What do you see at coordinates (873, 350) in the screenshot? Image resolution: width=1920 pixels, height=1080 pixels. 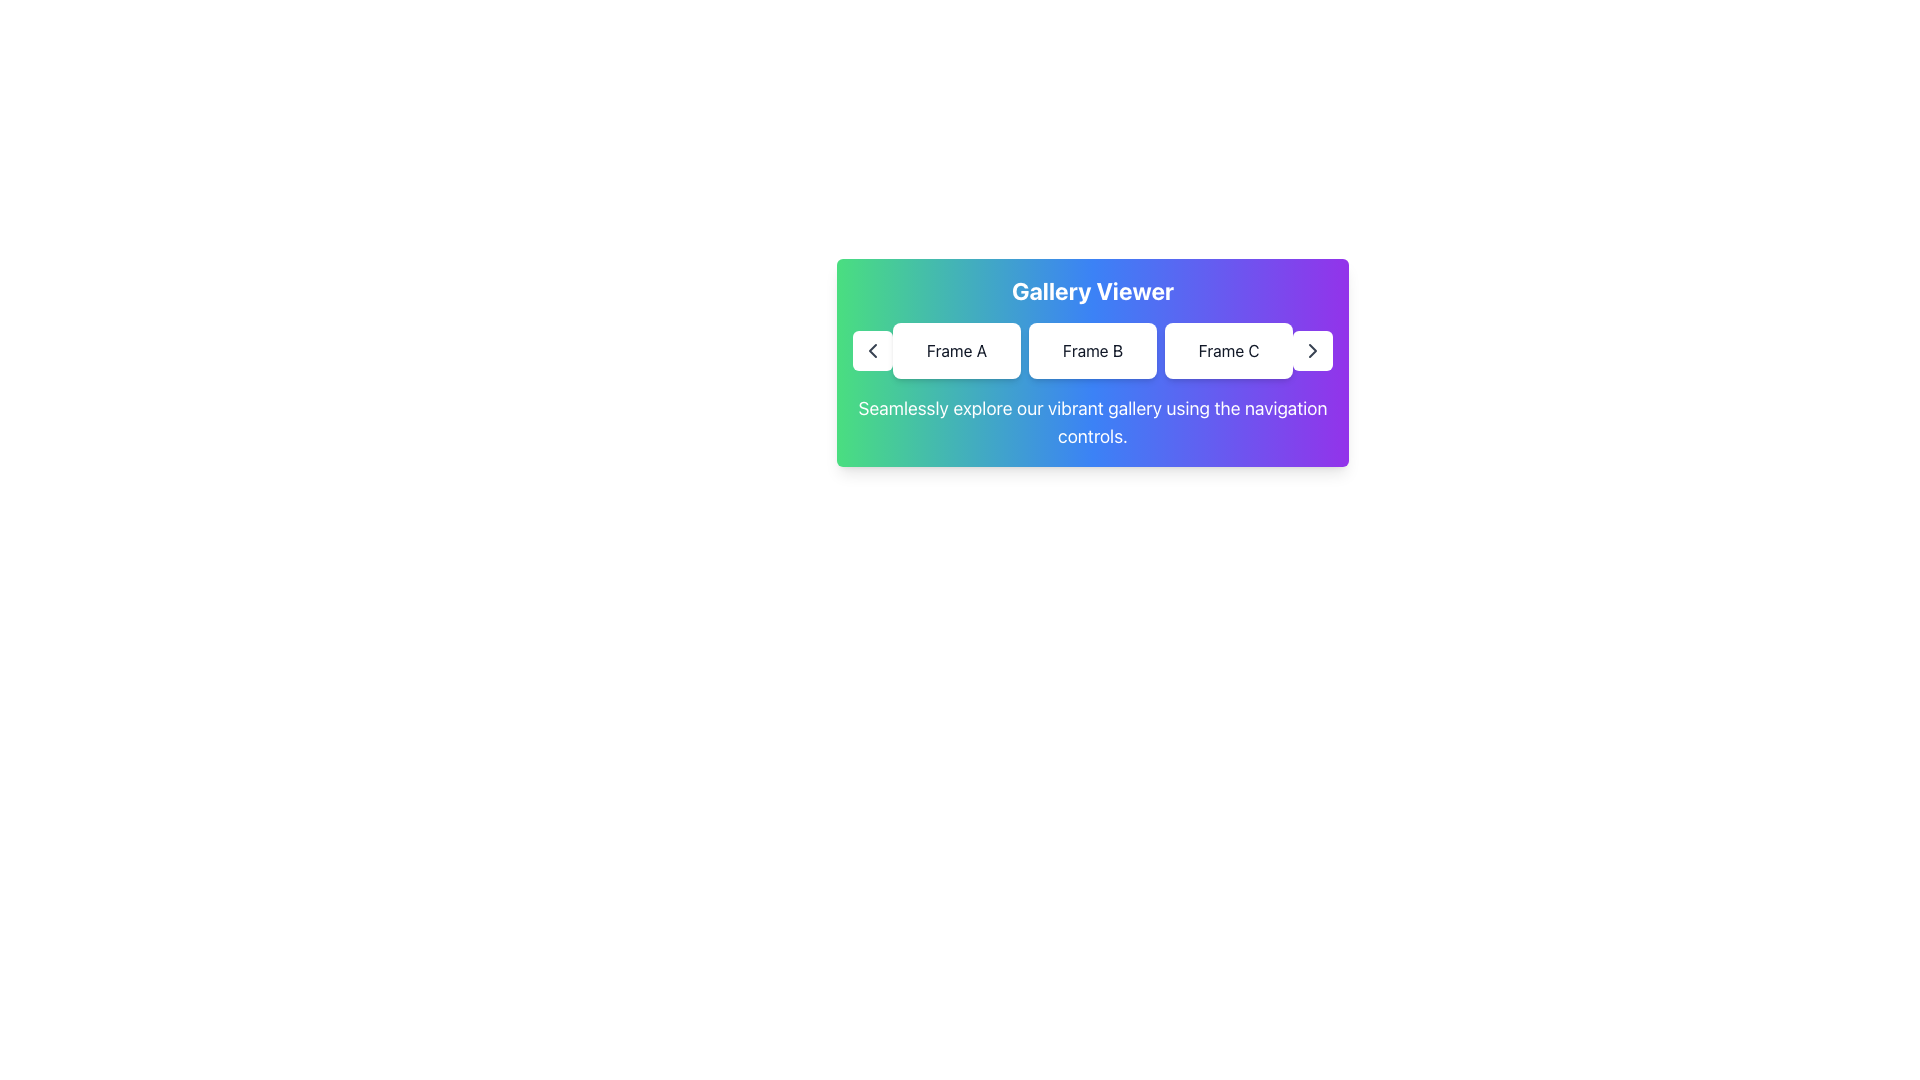 I see `the gray leftward-pointing chevron SVG icon inside the button in the top-left corner of the gallery interface` at bounding box center [873, 350].